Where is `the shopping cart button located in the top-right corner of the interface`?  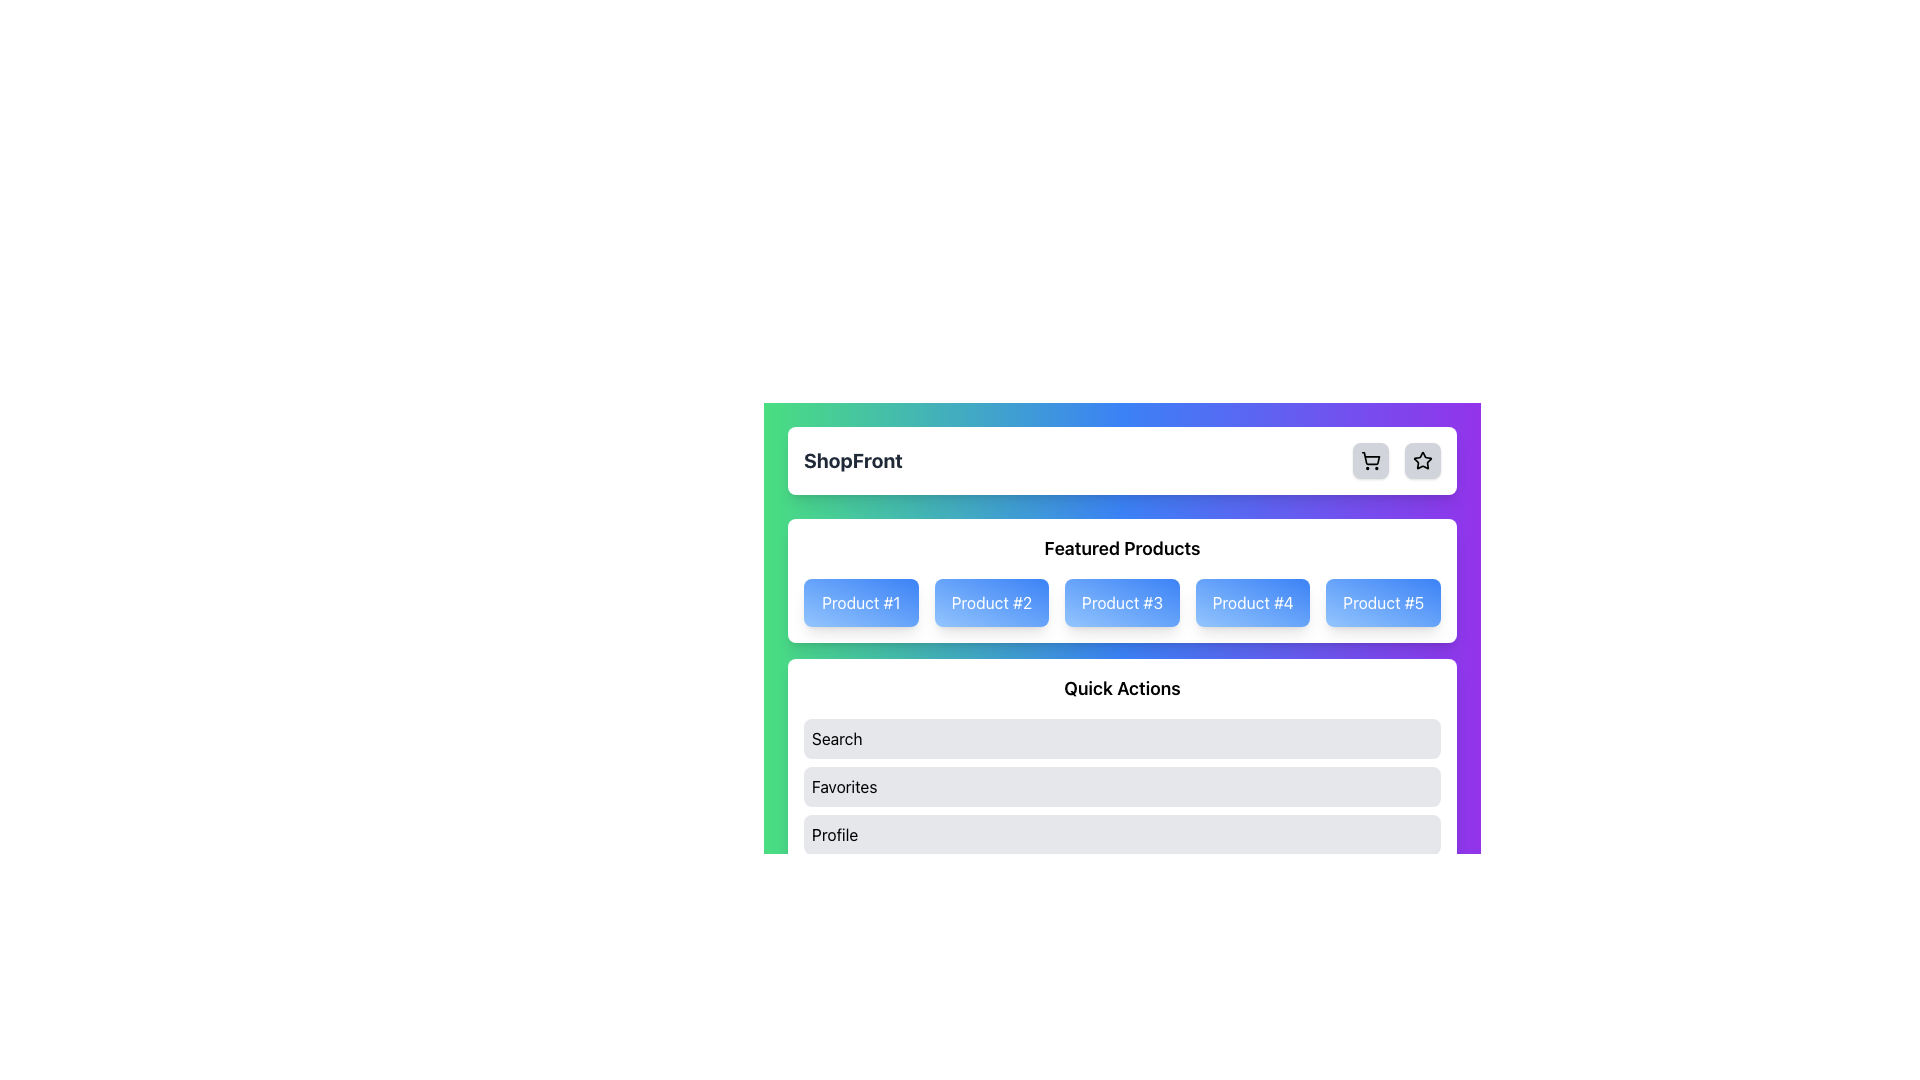
the shopping cart button located in the top-right corner of the interface is located at coordinates (1370, 461).